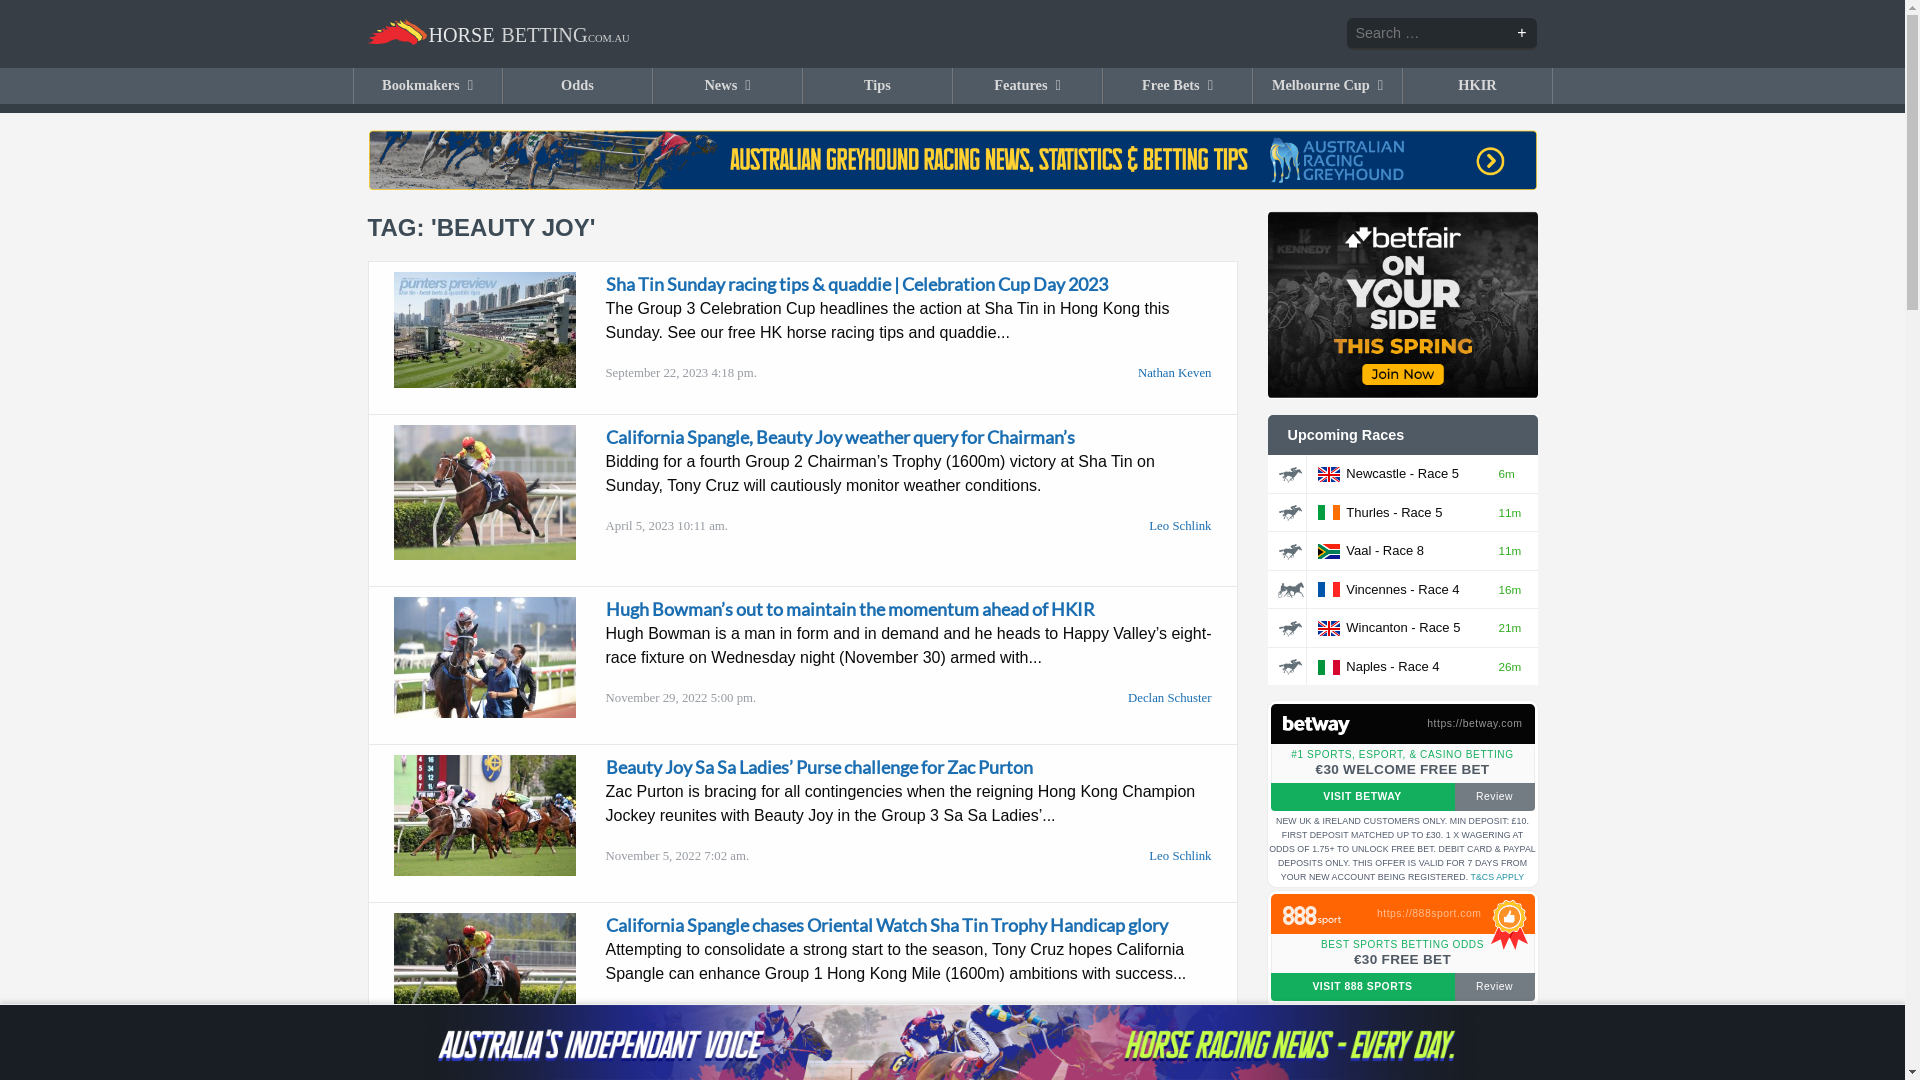 The height and width of the screenshot is (1080, 1920). Describe the element at coordinates (1178, 84) in the screenshot. I see `'Free Bets'` at that location.